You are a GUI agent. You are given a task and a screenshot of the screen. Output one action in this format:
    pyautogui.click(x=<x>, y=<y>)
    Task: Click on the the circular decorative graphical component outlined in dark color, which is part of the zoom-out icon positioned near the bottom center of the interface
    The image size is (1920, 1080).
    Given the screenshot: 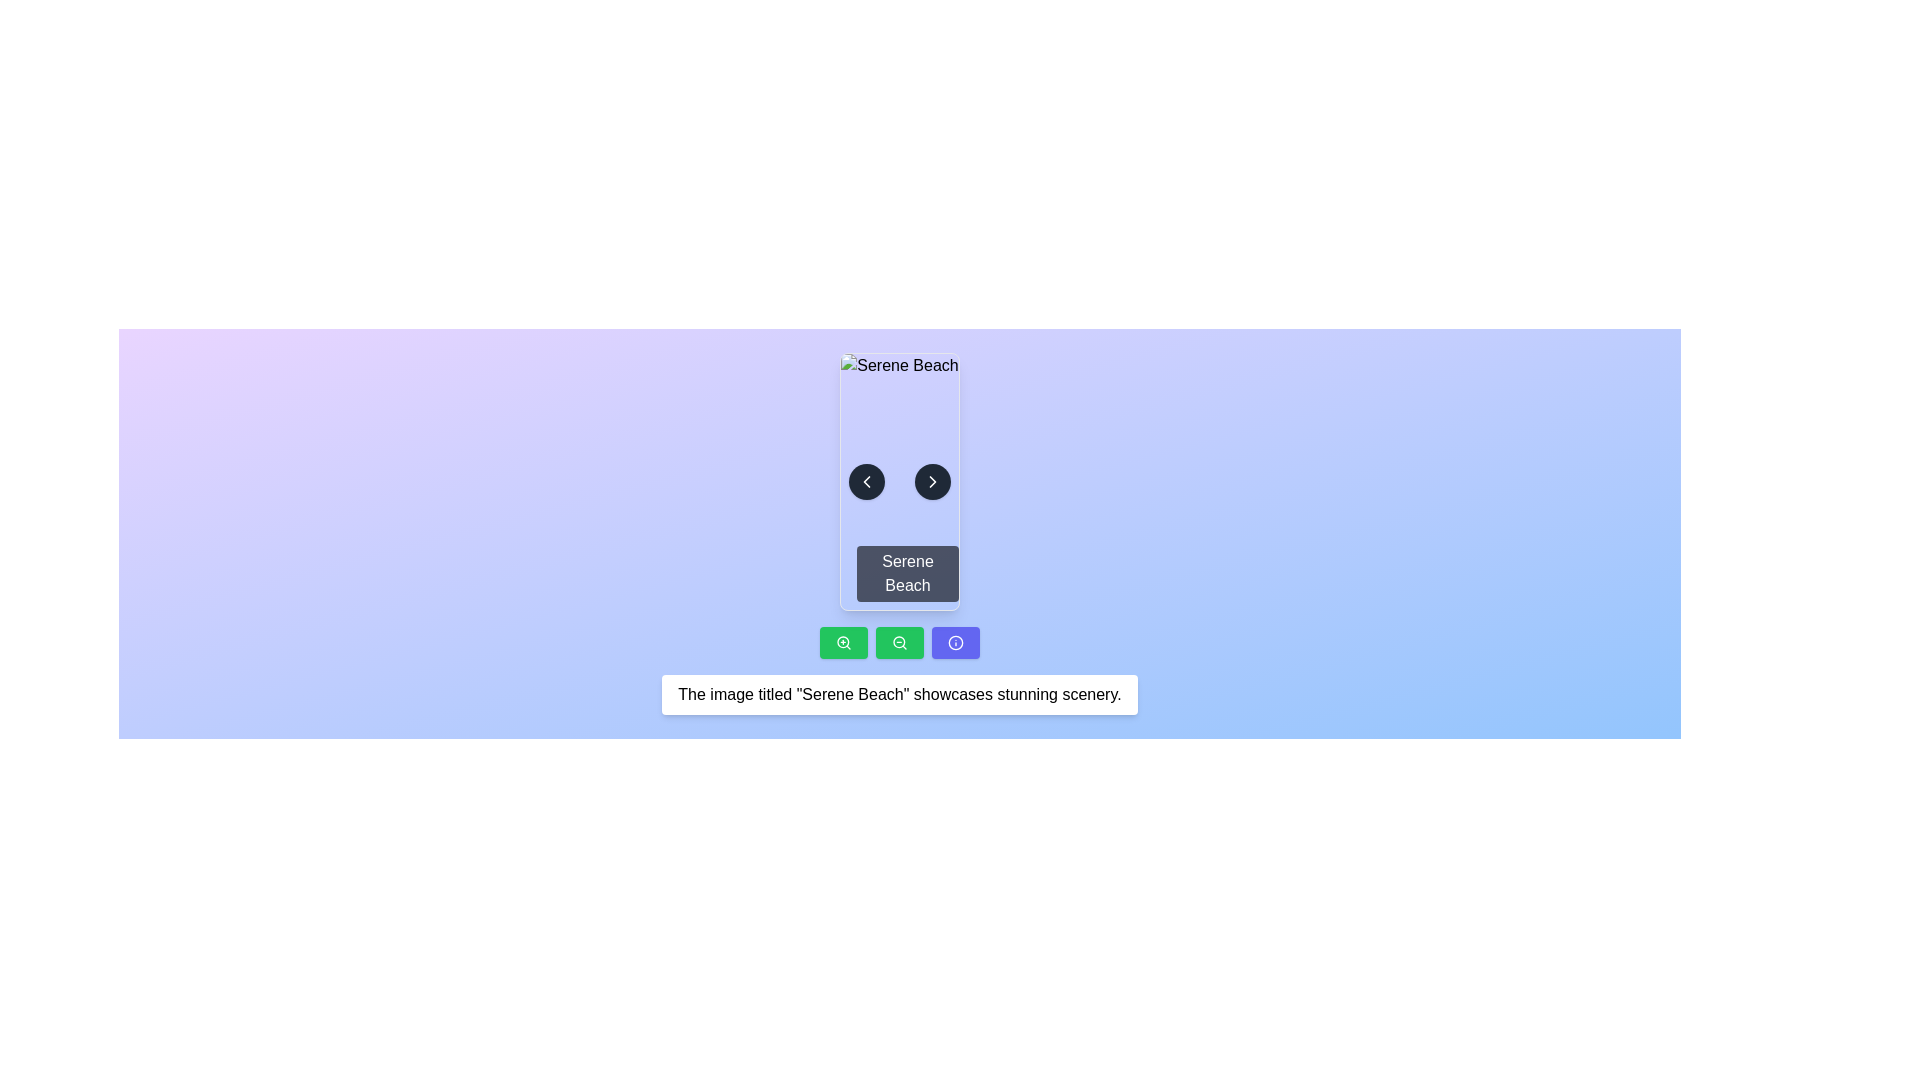 What is the action you would take?
    pyautogui.click(x=898, y=642)
    